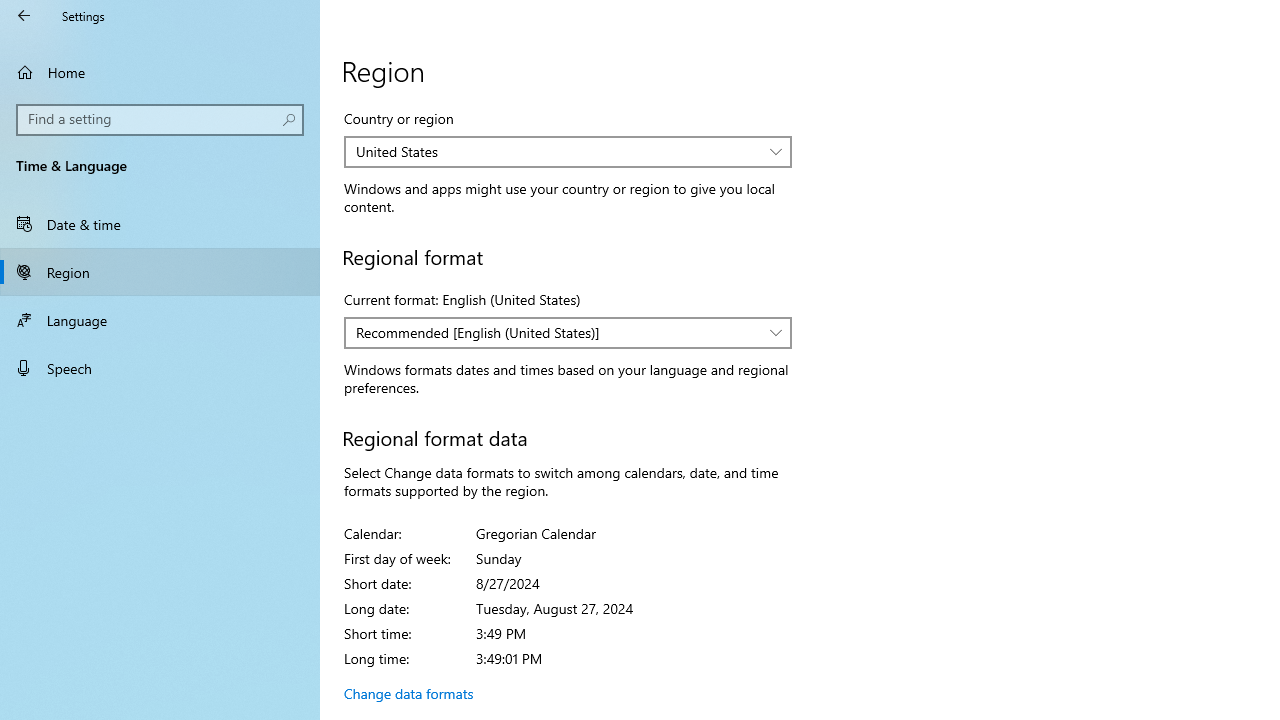  I want to click on 'Date & time', so click(160, 223).